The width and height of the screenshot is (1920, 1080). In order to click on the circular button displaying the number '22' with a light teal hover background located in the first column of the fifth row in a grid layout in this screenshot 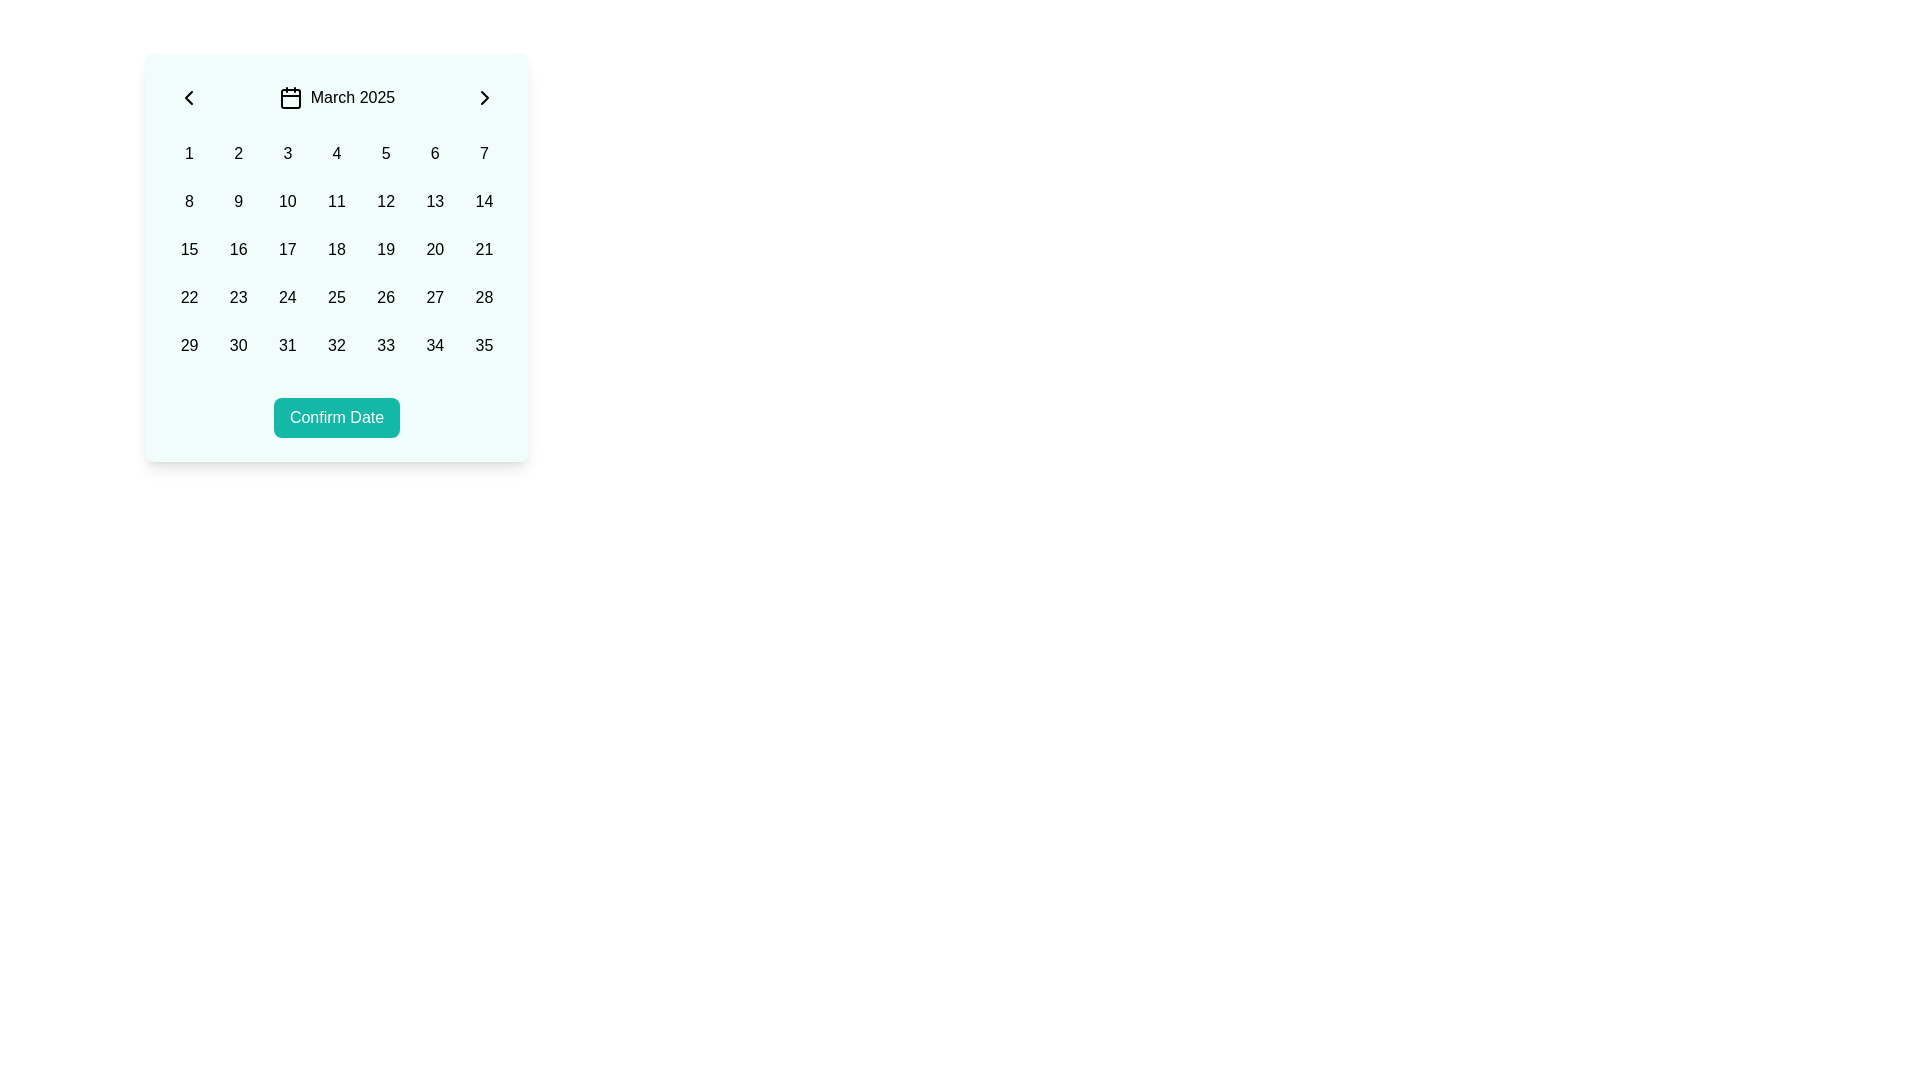, I will do `click(189, 297)`.